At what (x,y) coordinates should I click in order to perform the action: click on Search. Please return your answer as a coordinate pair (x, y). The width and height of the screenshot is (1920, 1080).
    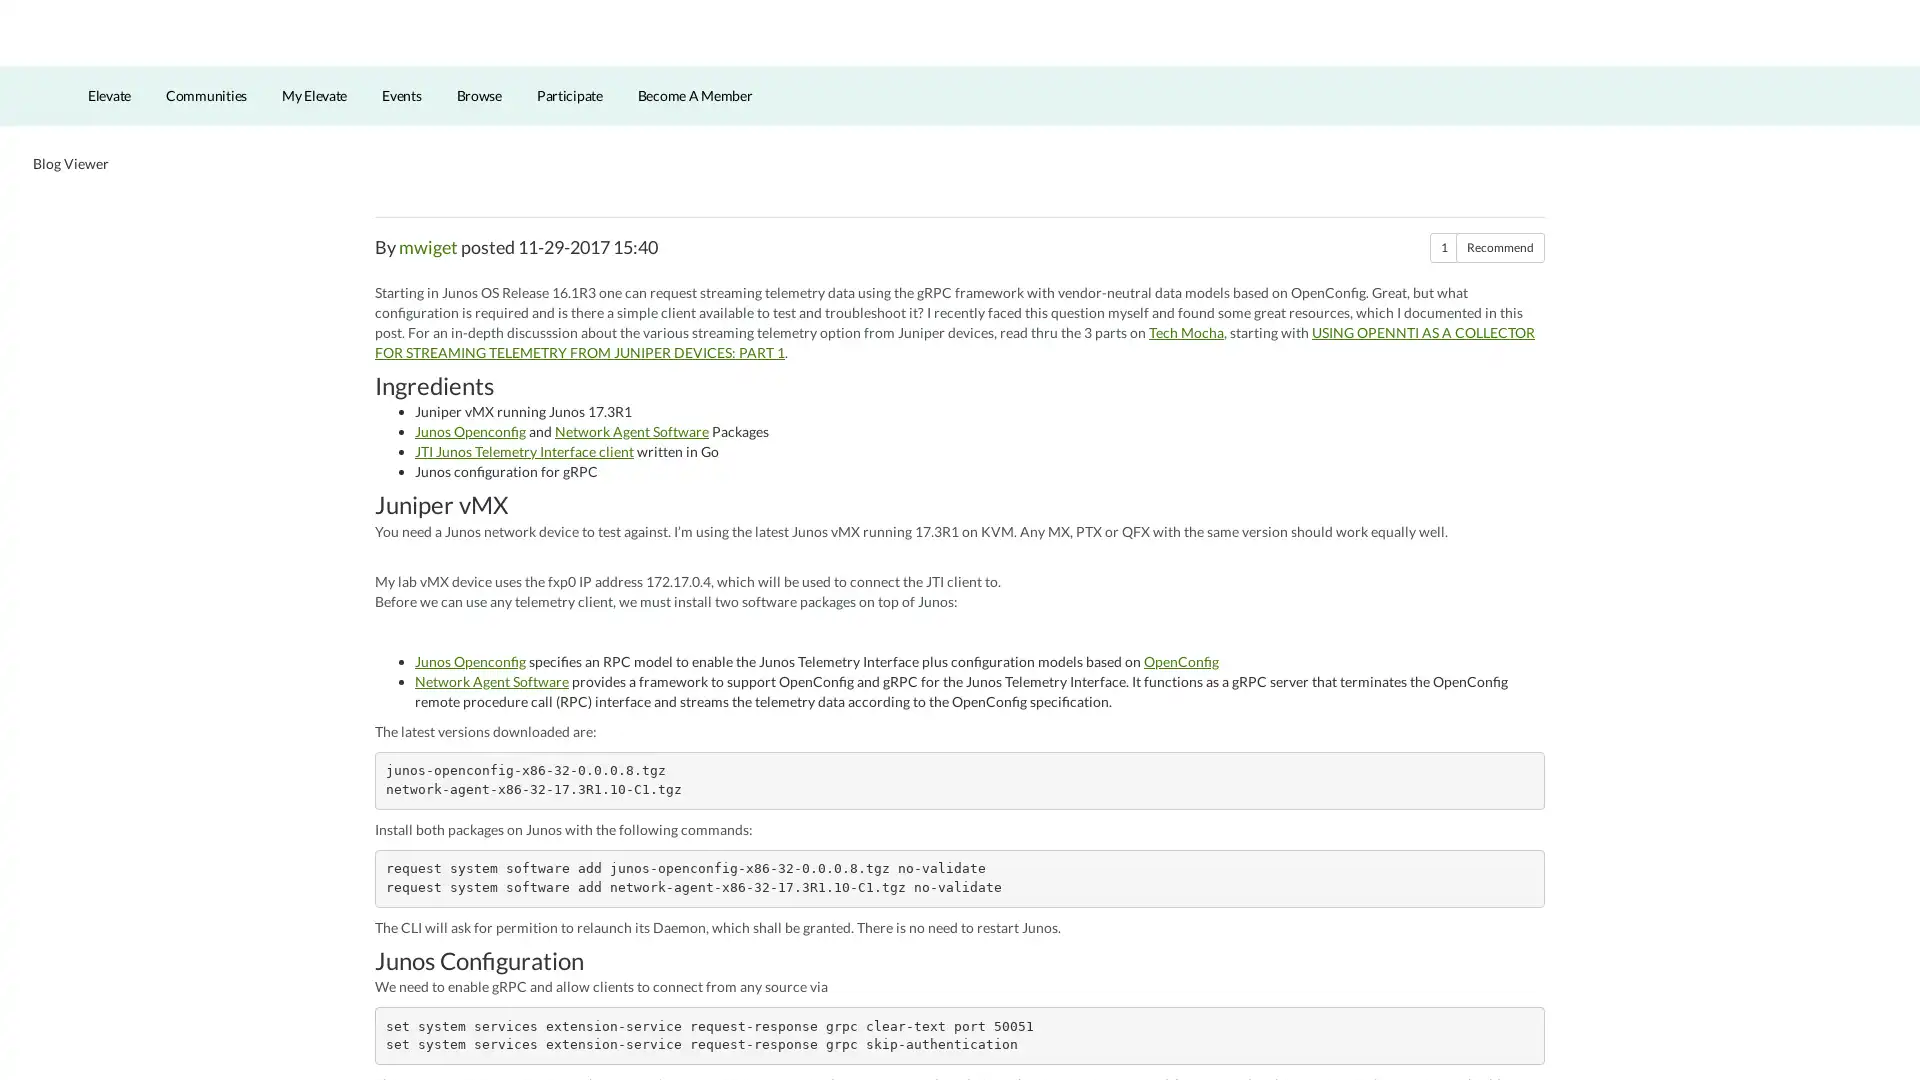
    Looking at the image, I should click on (1784, 65).